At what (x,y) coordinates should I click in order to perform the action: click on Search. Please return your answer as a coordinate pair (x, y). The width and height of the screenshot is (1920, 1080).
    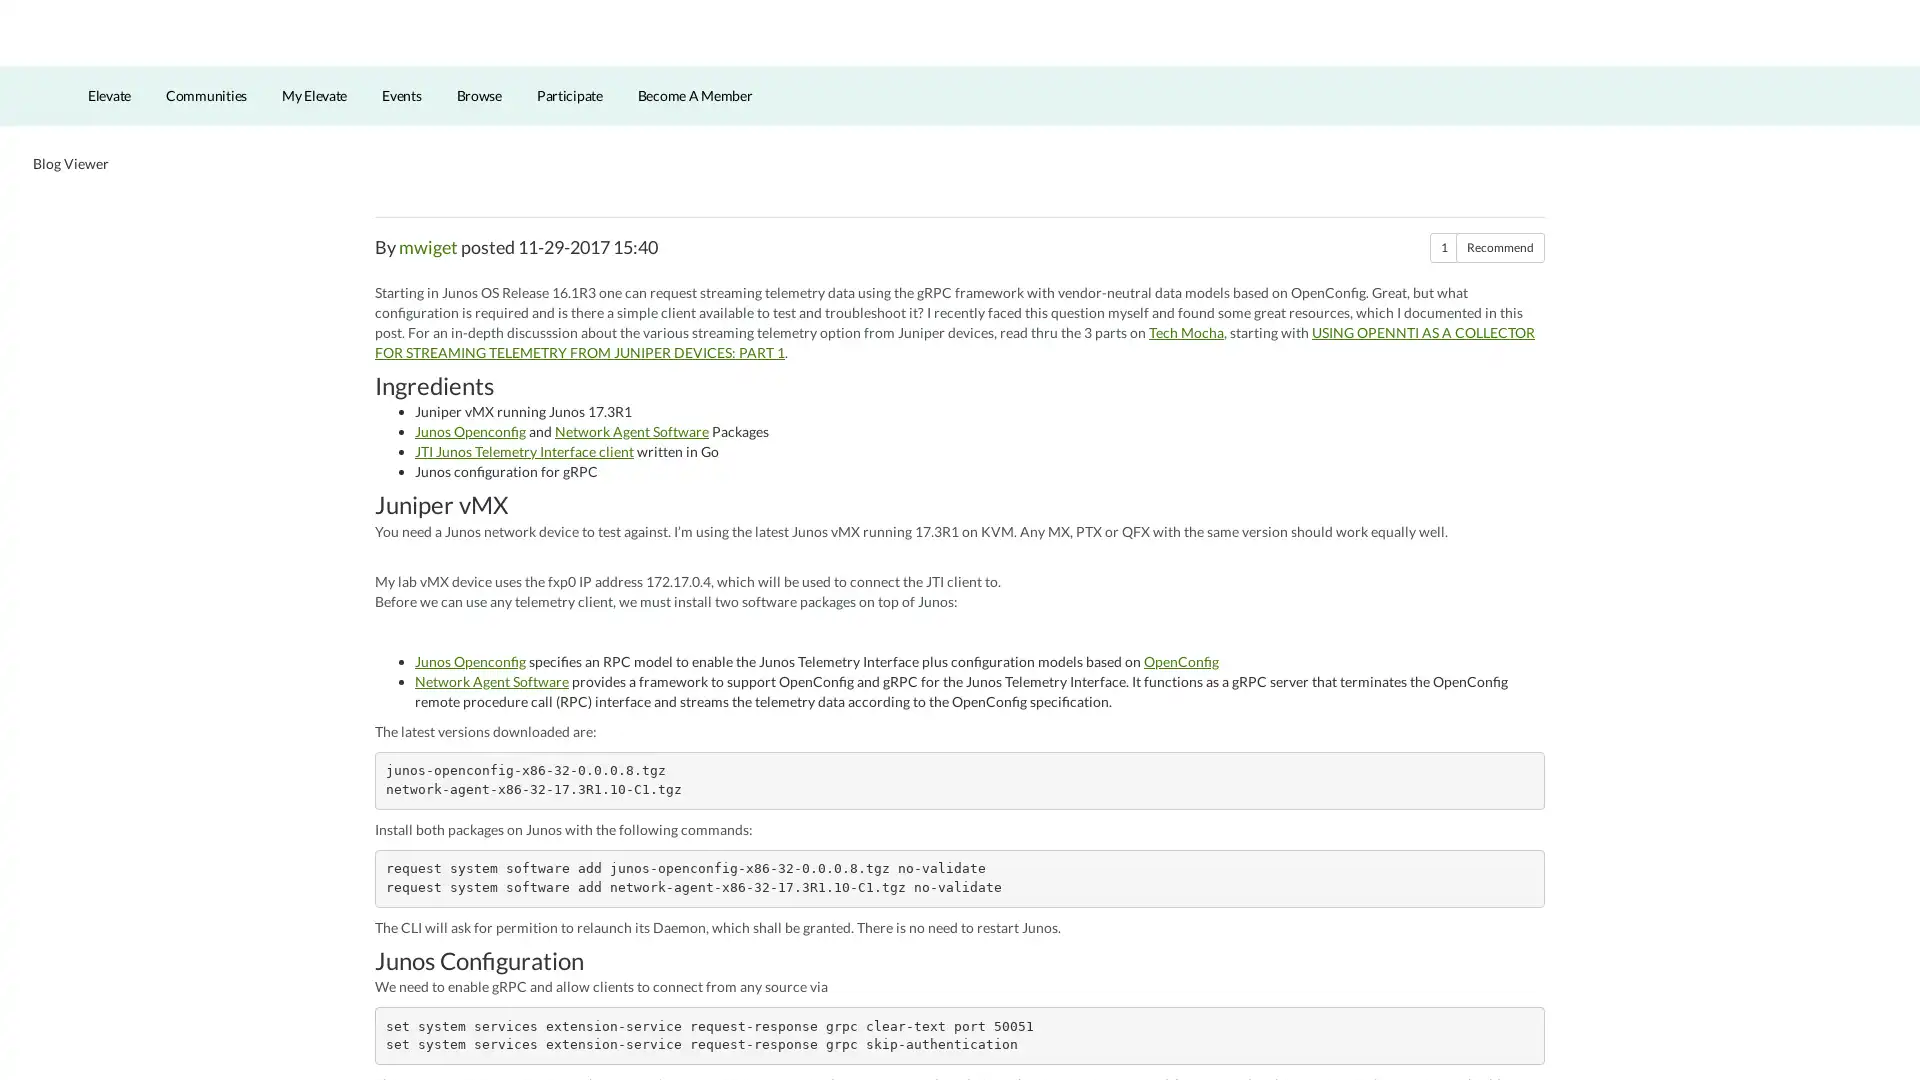
    Looking at the image, I should click on (1784, 65).